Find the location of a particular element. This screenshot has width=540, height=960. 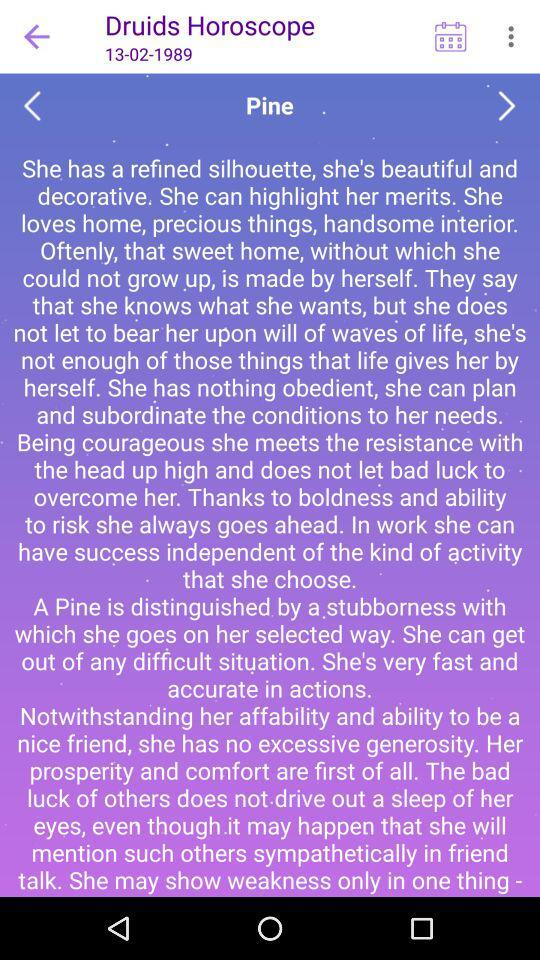

calendar is located at coordinates (450, 35).